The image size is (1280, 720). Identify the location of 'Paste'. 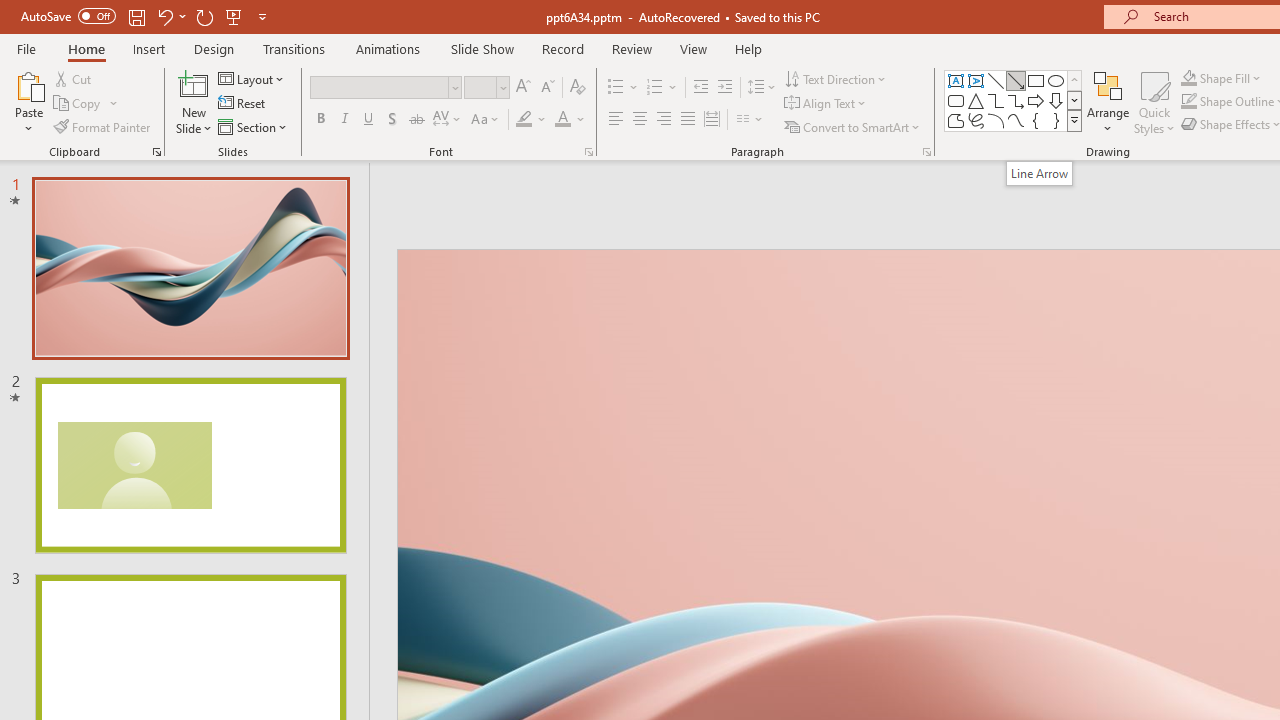
(28, 103).